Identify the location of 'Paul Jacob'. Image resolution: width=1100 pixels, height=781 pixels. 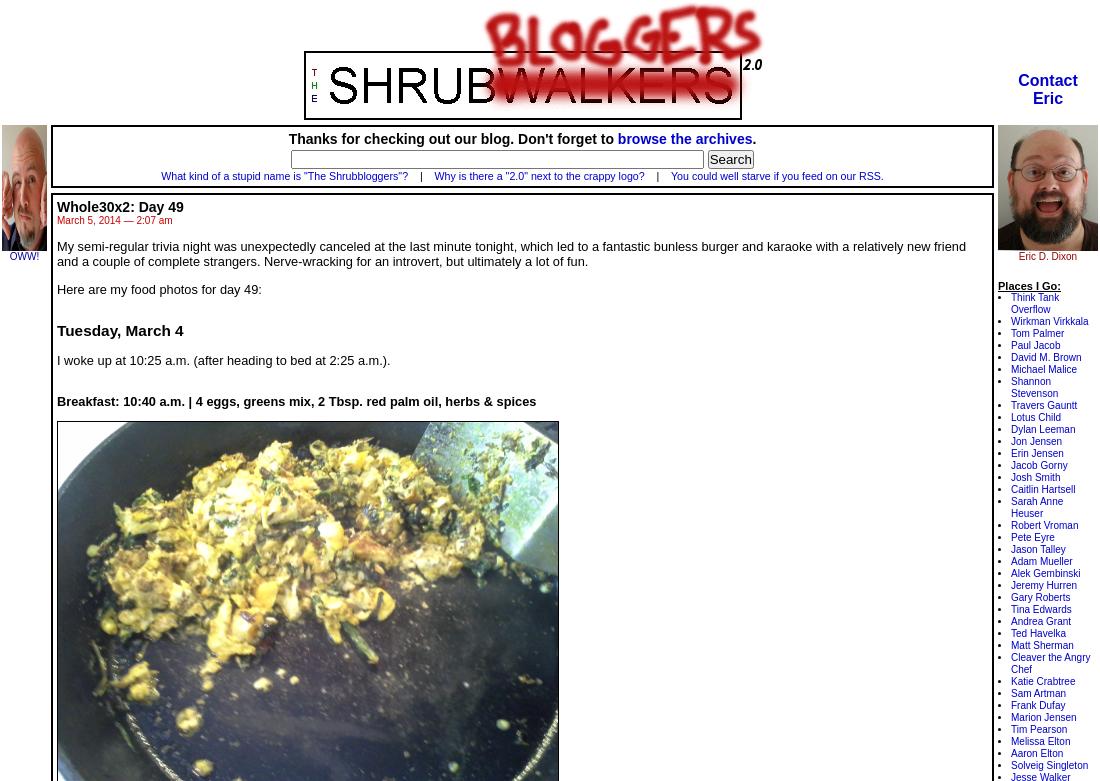
(1010, 345).